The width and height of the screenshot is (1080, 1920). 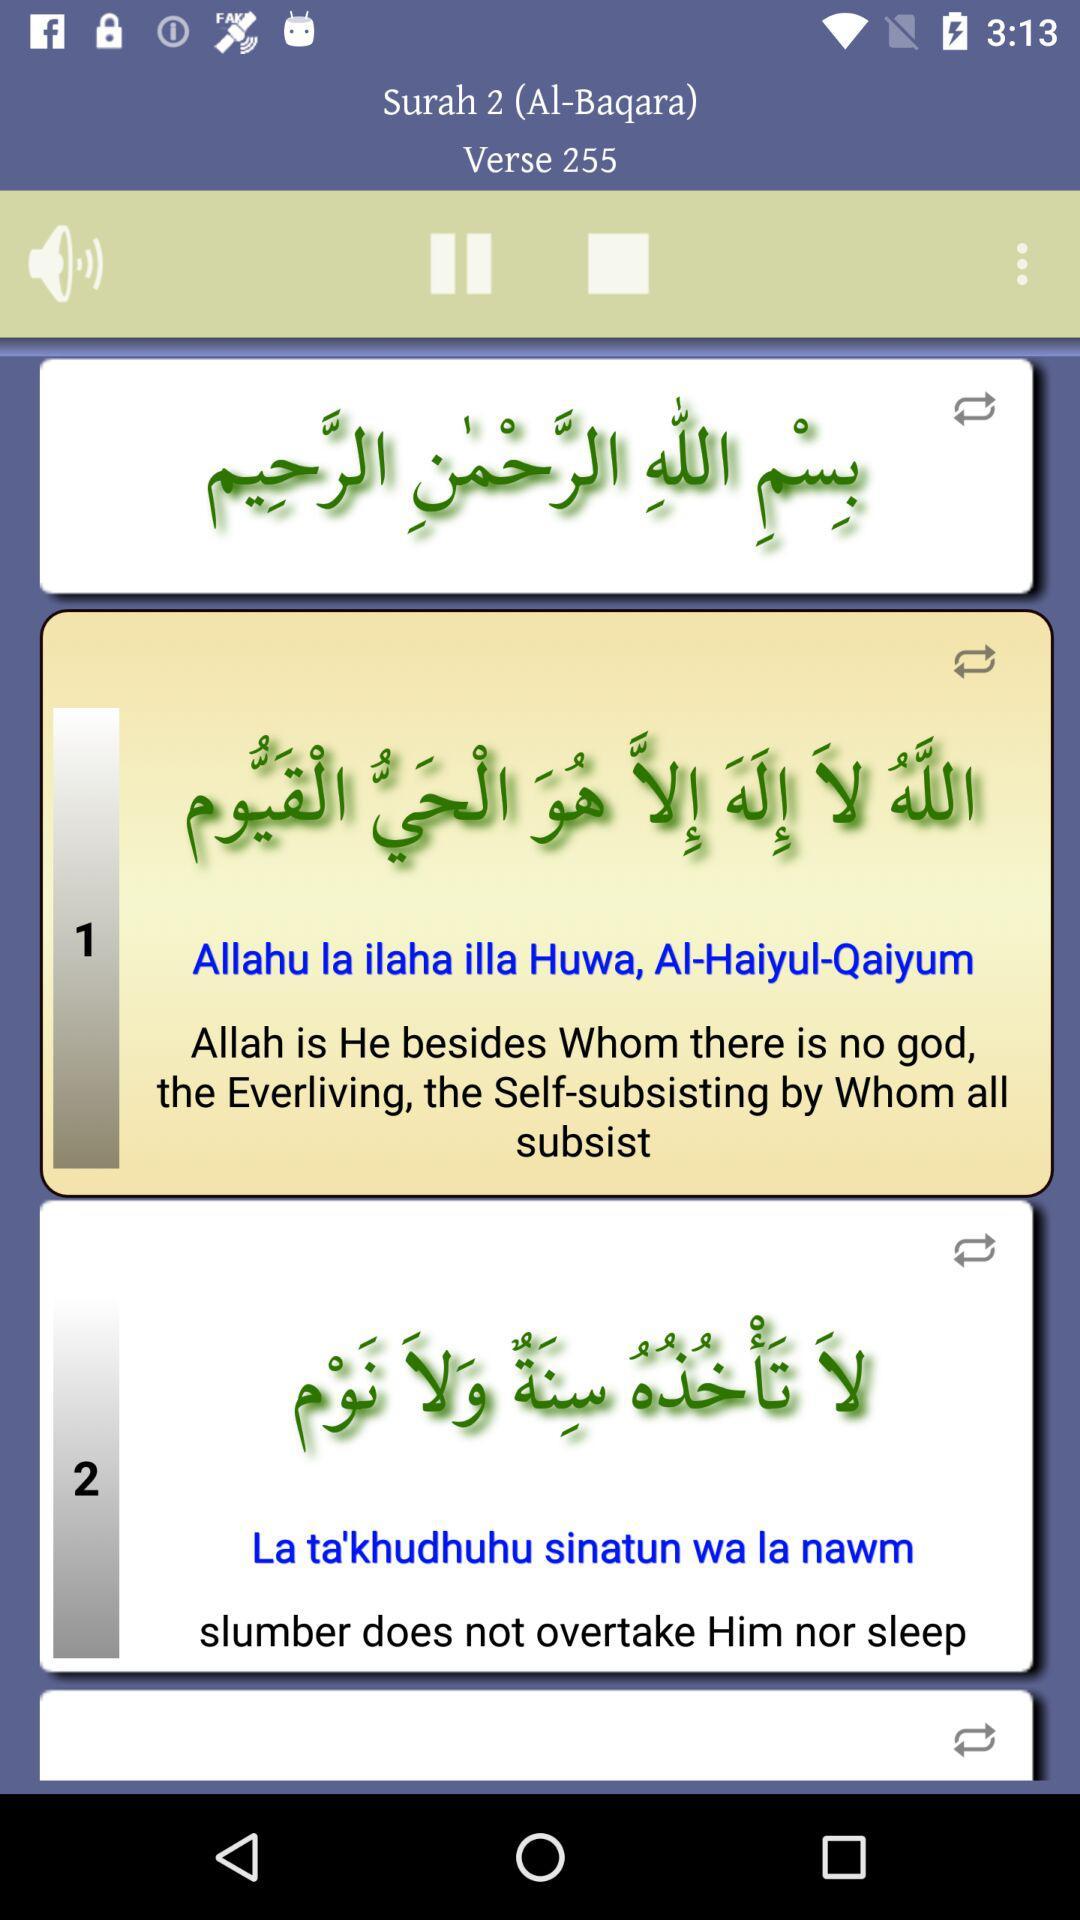 I want to click on share option, so click(x=973, y=407).